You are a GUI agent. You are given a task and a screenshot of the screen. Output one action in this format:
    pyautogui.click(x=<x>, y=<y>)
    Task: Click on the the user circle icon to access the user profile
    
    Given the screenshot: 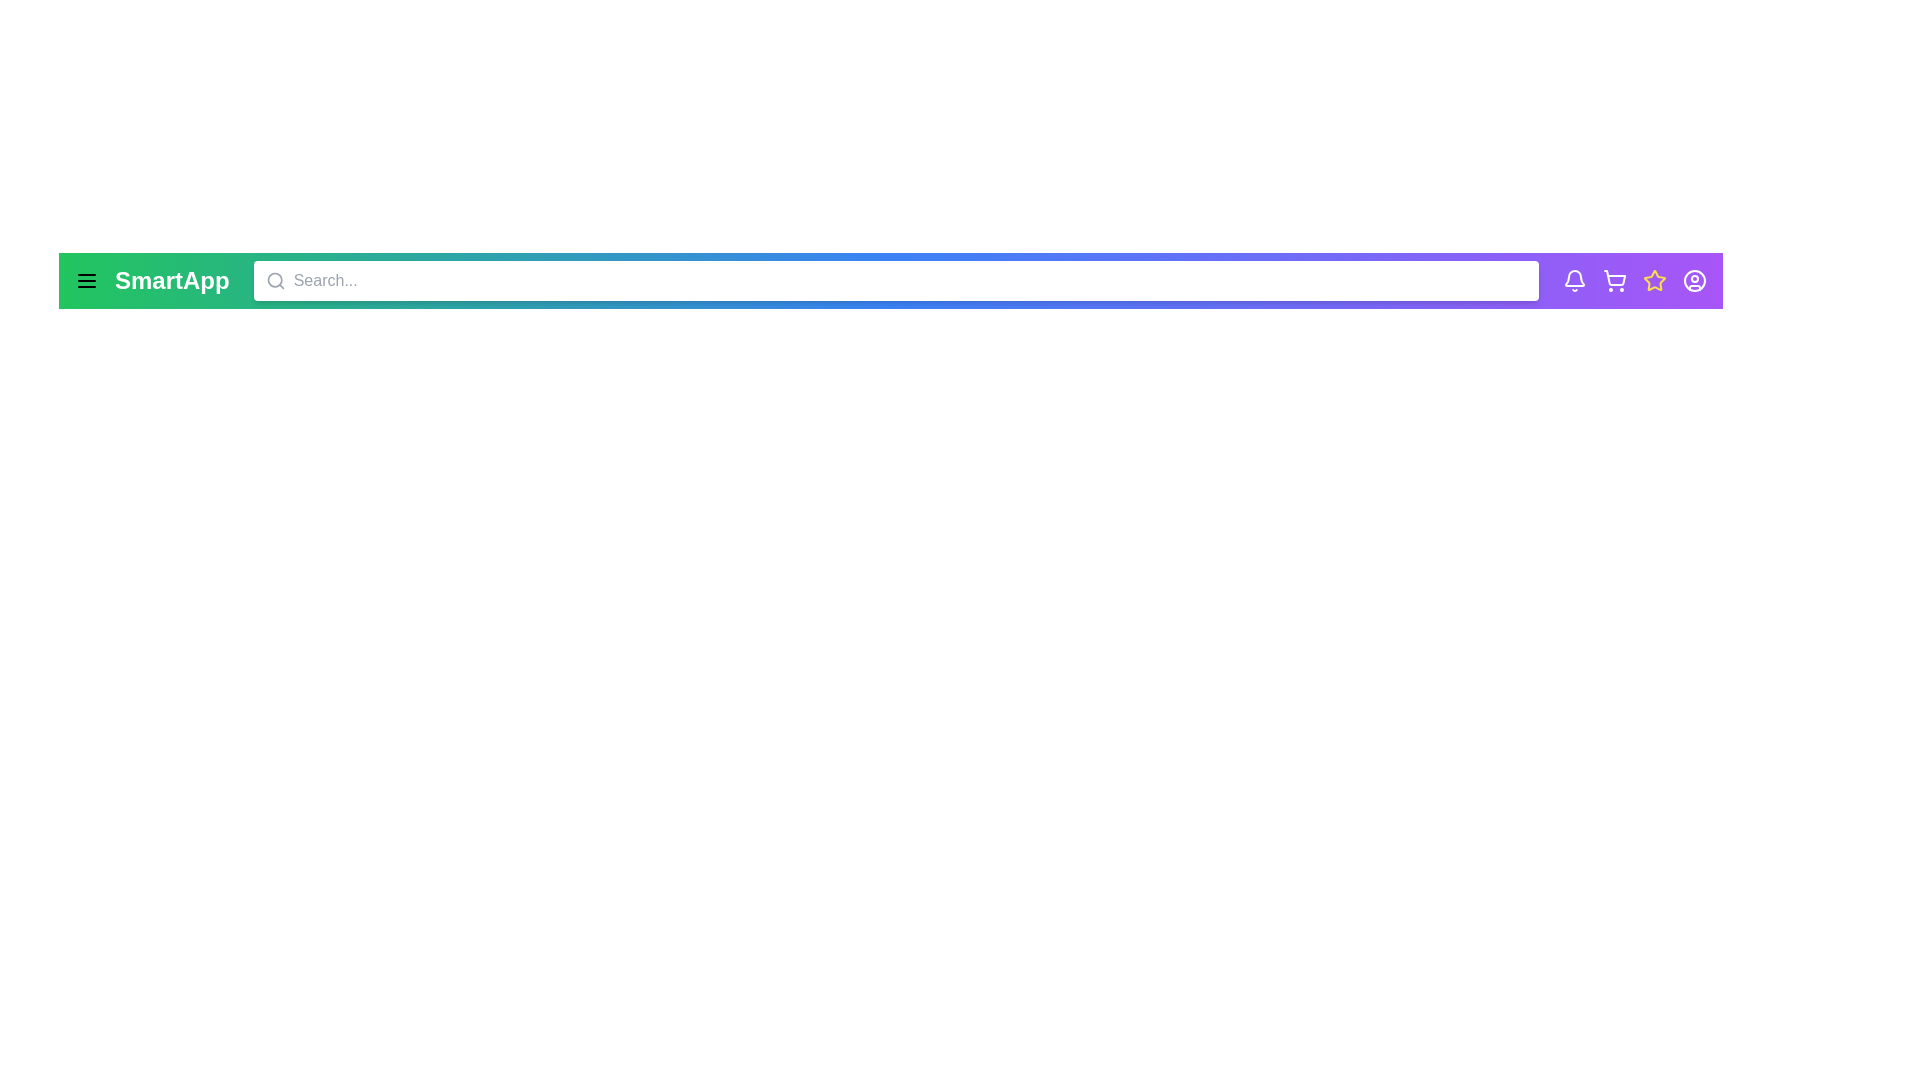 What is the action you would take?
    pyautogui.click(x=1693, y=281)
    